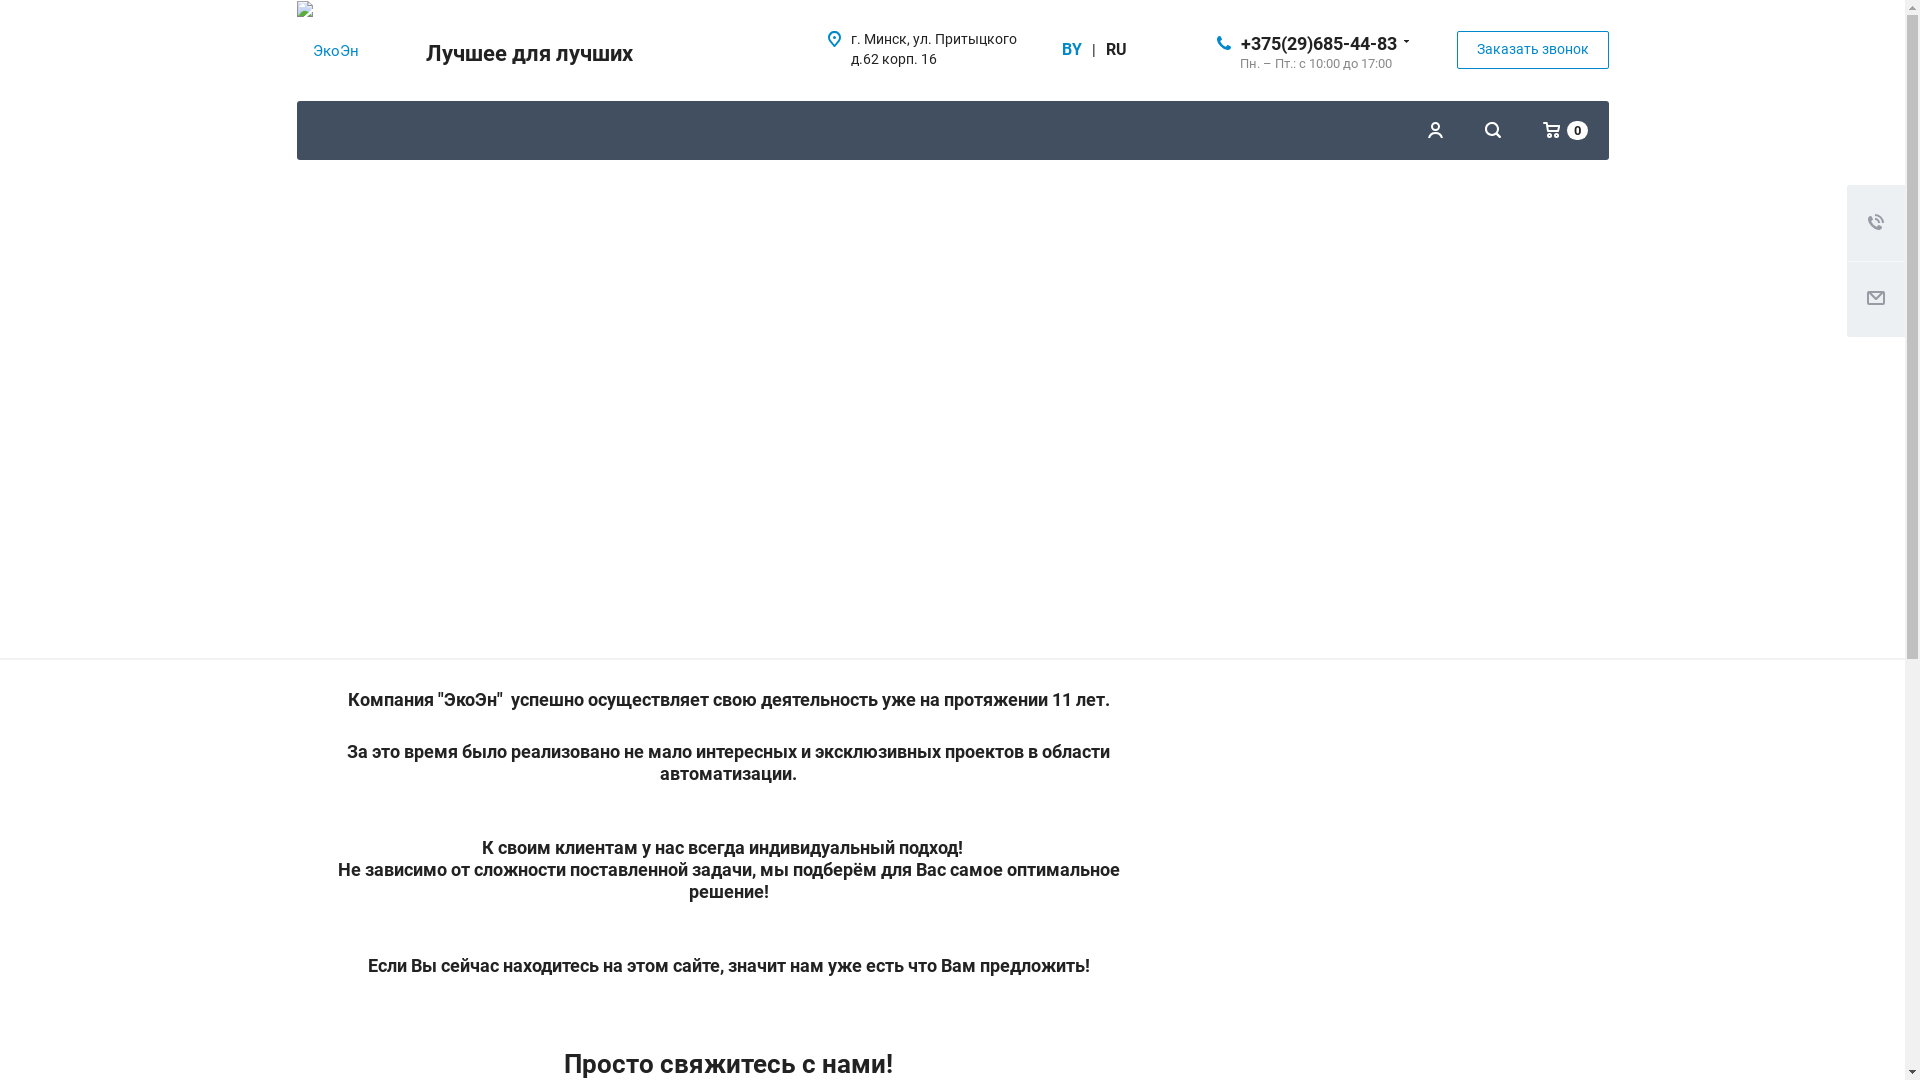  What do you see at coordinates (1564, 130) in the screenshot?
I see `'0'` at bounding box center [1564, 130].